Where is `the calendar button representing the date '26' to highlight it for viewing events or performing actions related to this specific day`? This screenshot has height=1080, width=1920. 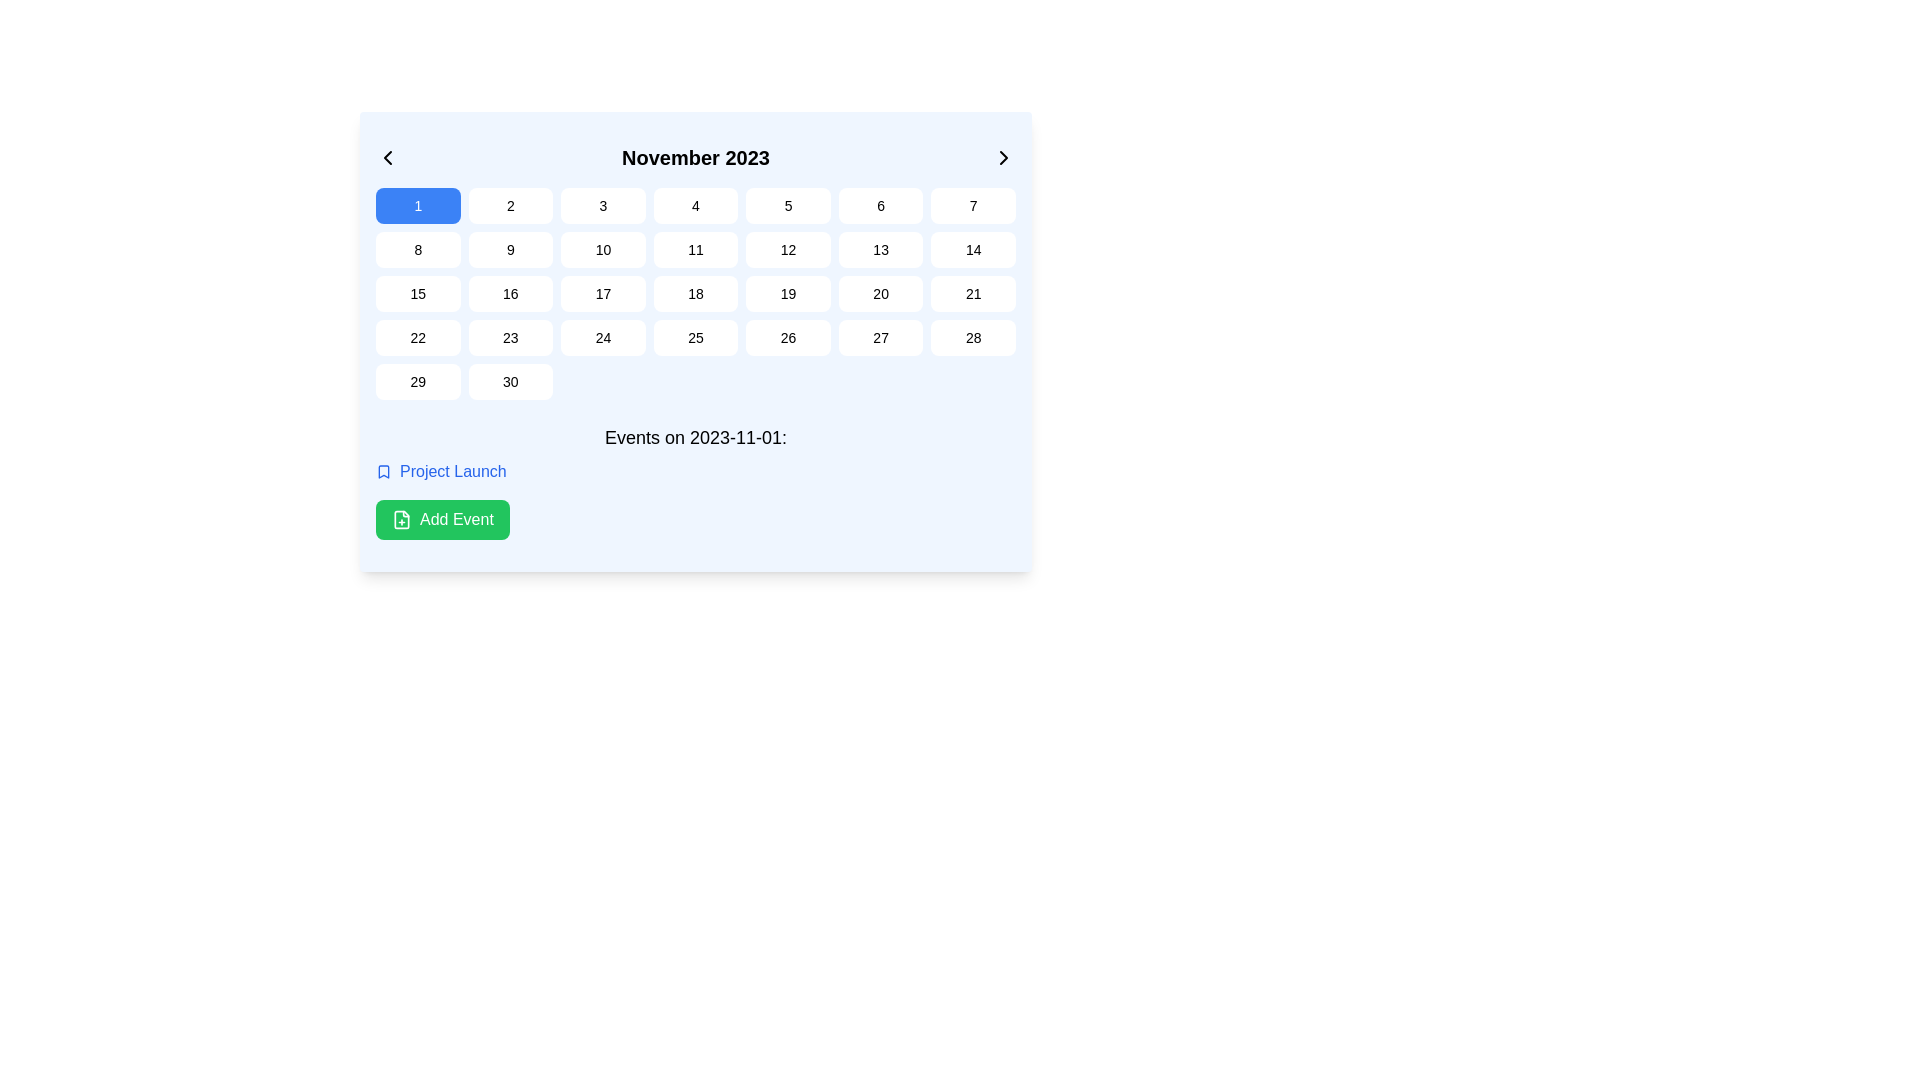 the calendar button representing the date '26' to highlight it for viewing events or performing actions related to this specific day is located at coordinates (787, 337).